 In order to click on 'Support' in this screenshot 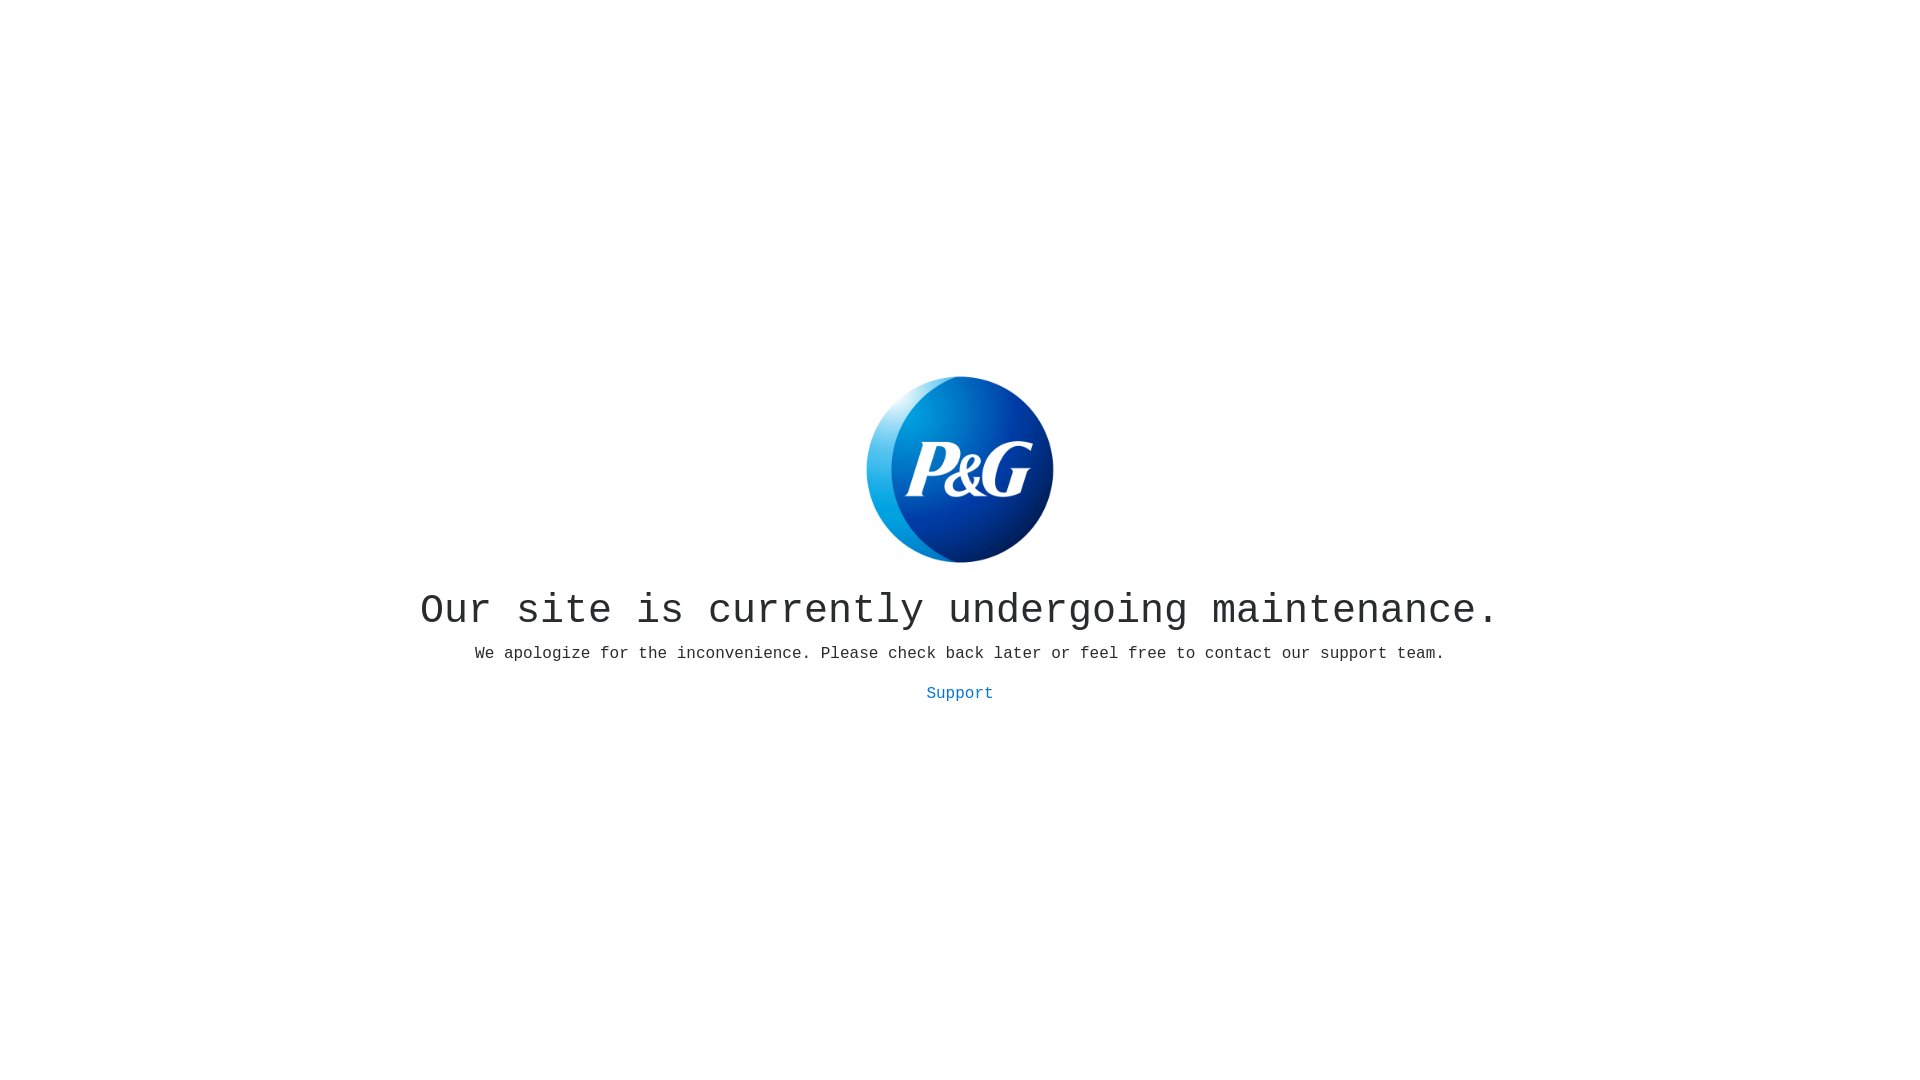, I will do `click(958, 693)`.